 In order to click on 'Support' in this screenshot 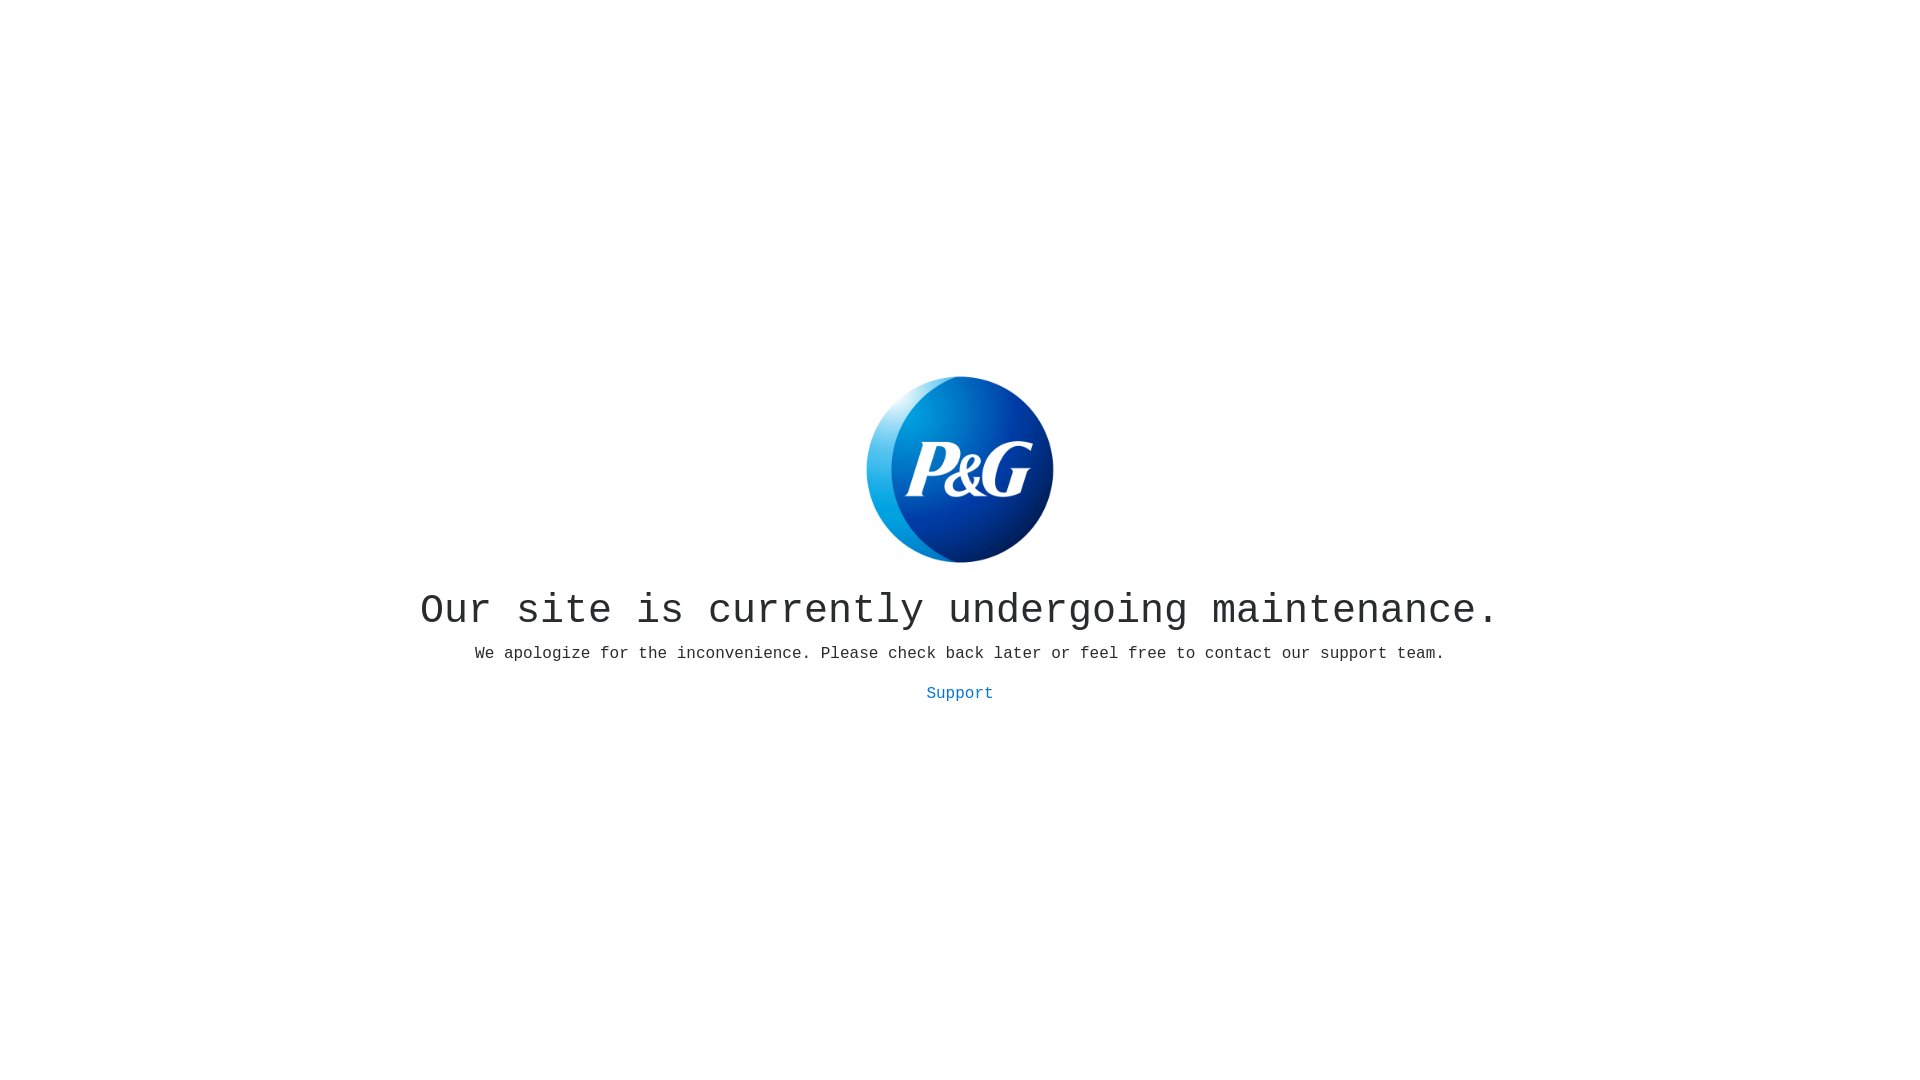, I will do `click(958, 693)`.